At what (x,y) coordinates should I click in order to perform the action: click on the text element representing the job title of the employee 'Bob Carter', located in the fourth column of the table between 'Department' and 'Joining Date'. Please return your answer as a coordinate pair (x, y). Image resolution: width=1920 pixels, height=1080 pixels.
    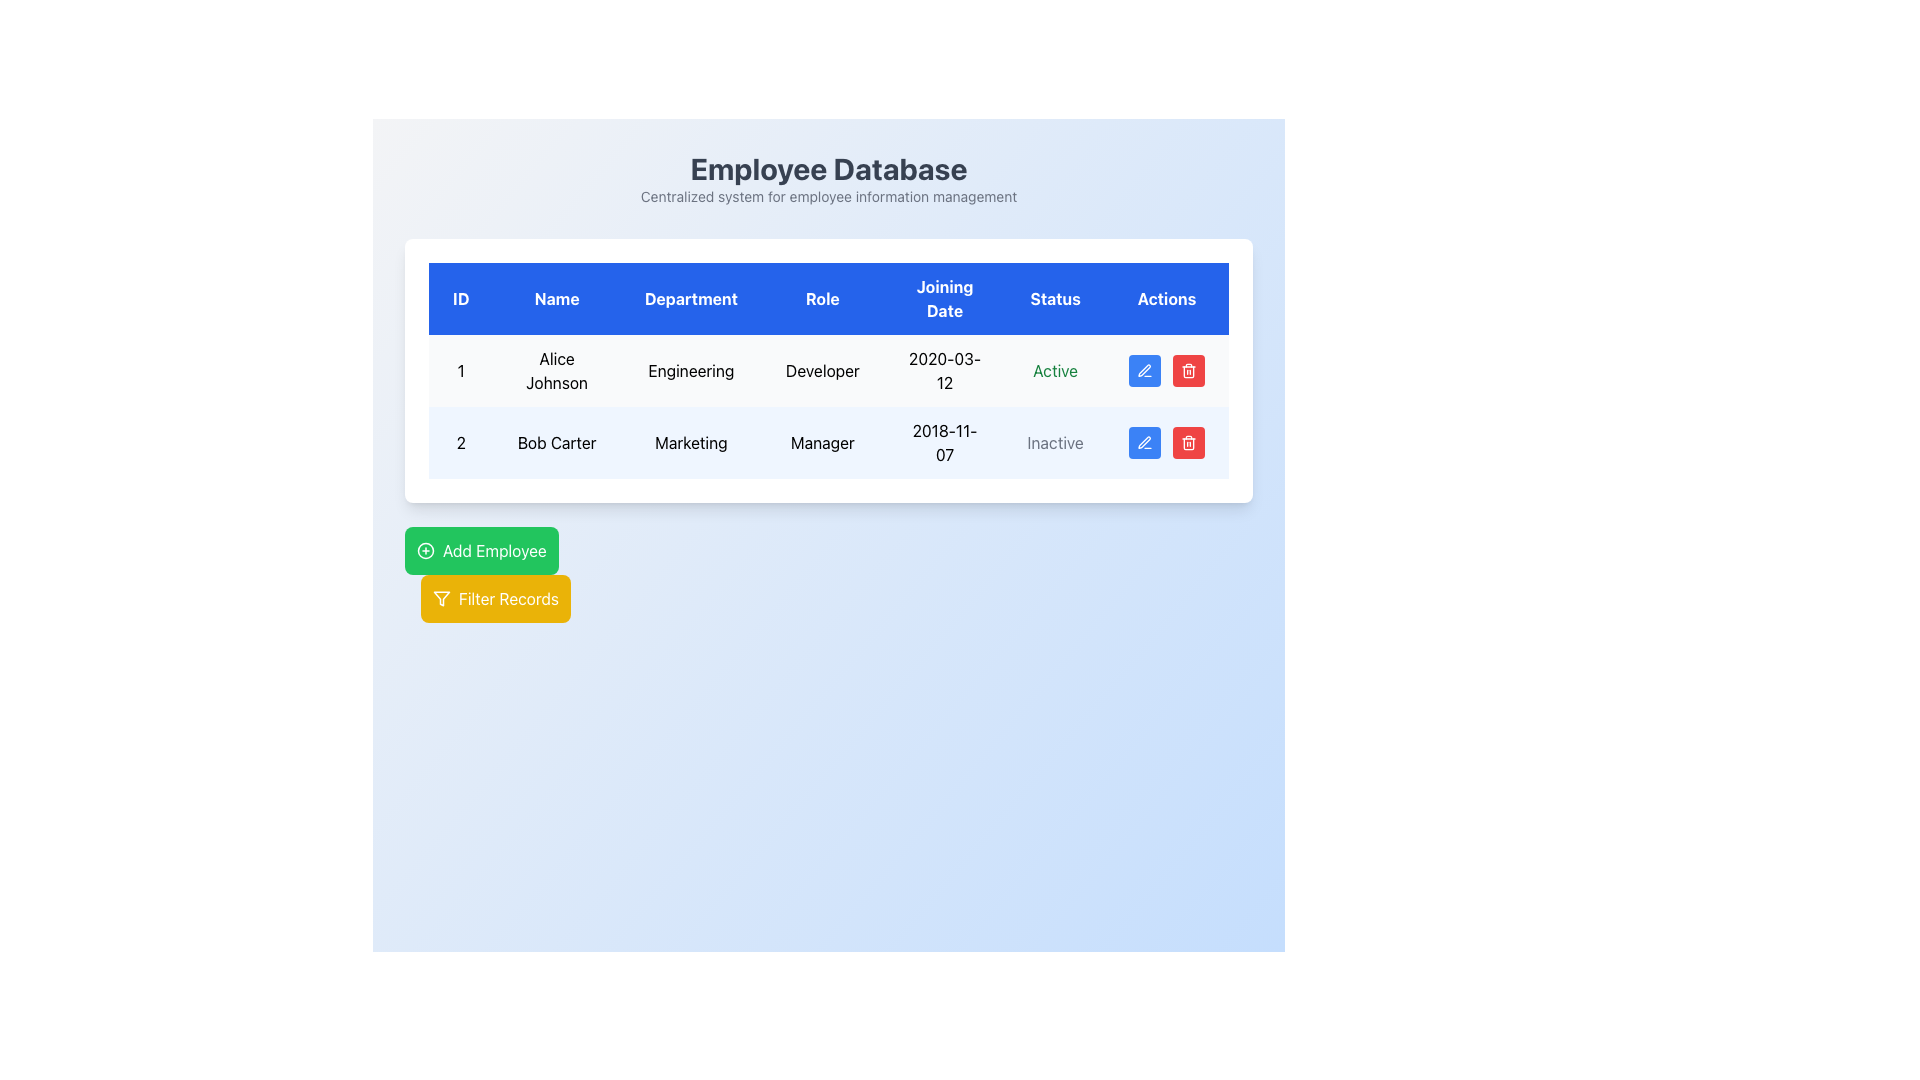
    Looking at the image, I should click on (822, 442).